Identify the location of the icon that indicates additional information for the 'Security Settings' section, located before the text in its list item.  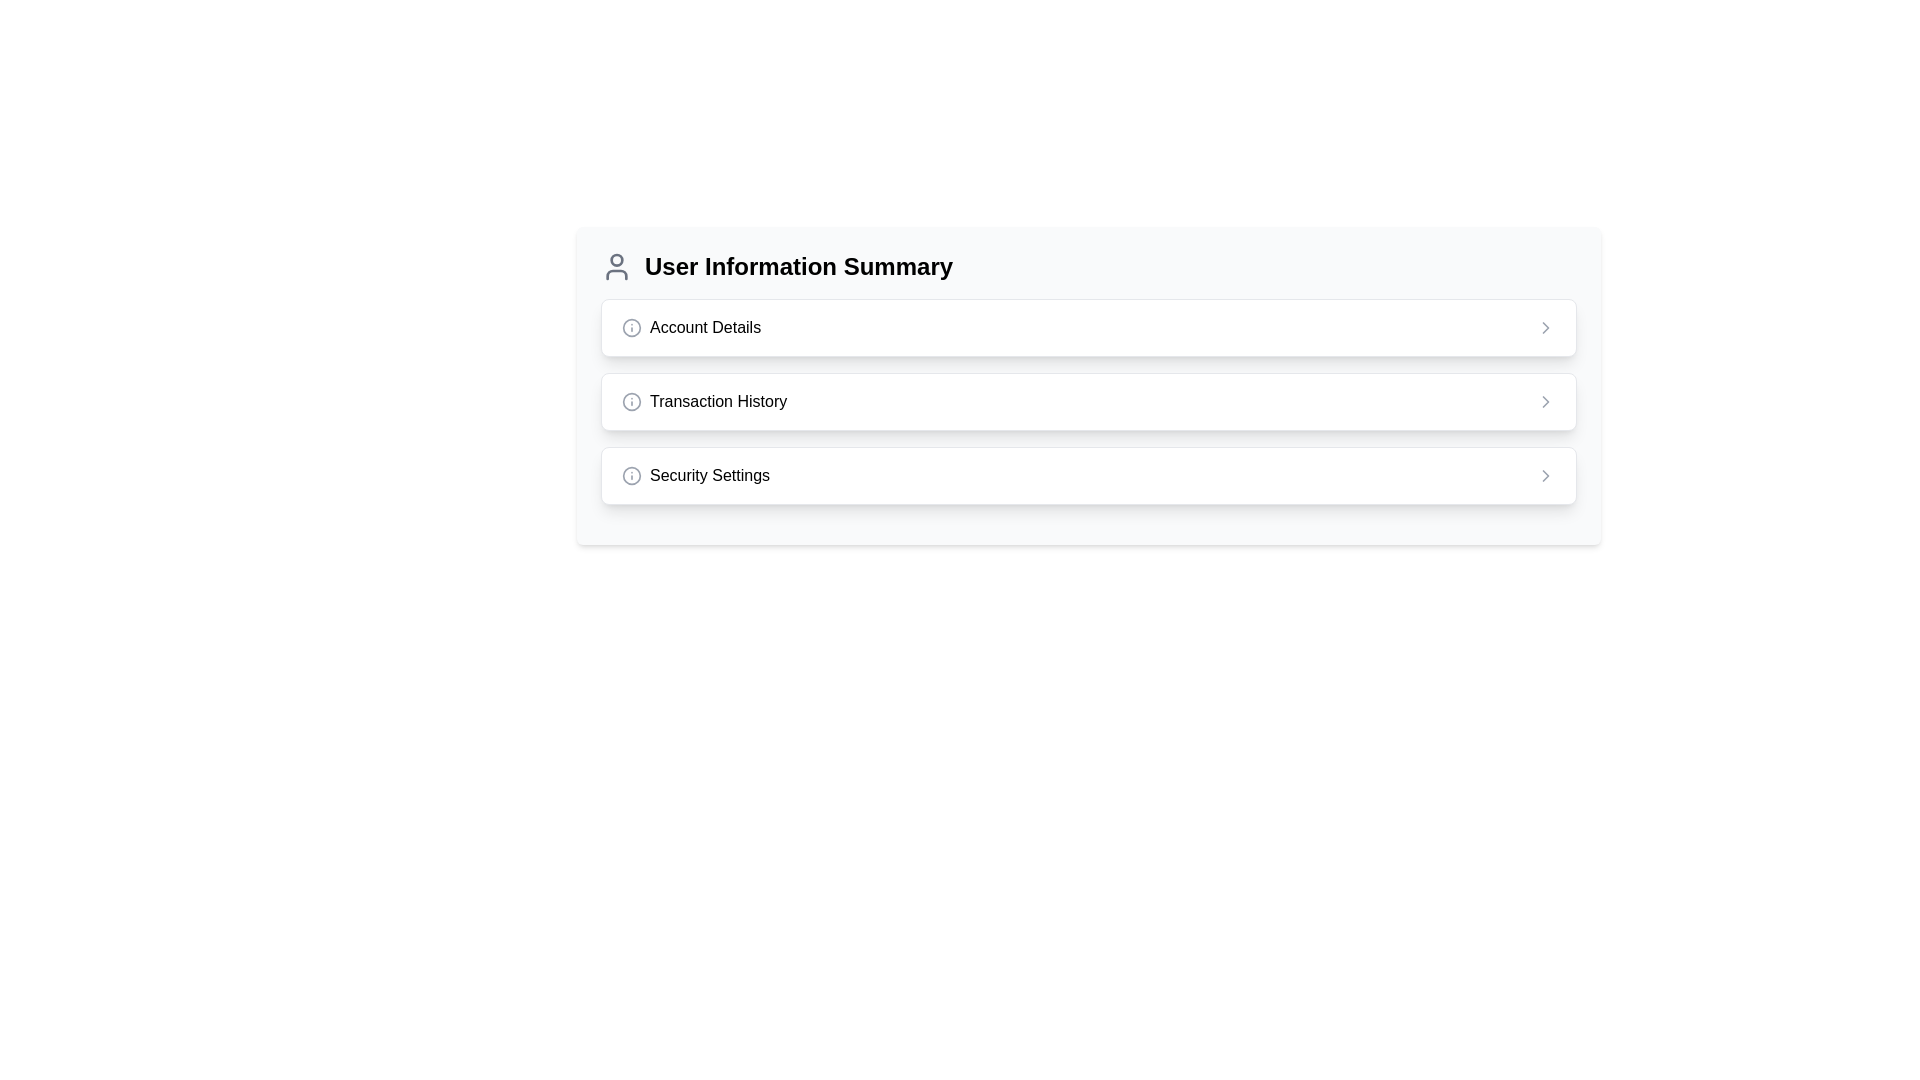
(631, 475).